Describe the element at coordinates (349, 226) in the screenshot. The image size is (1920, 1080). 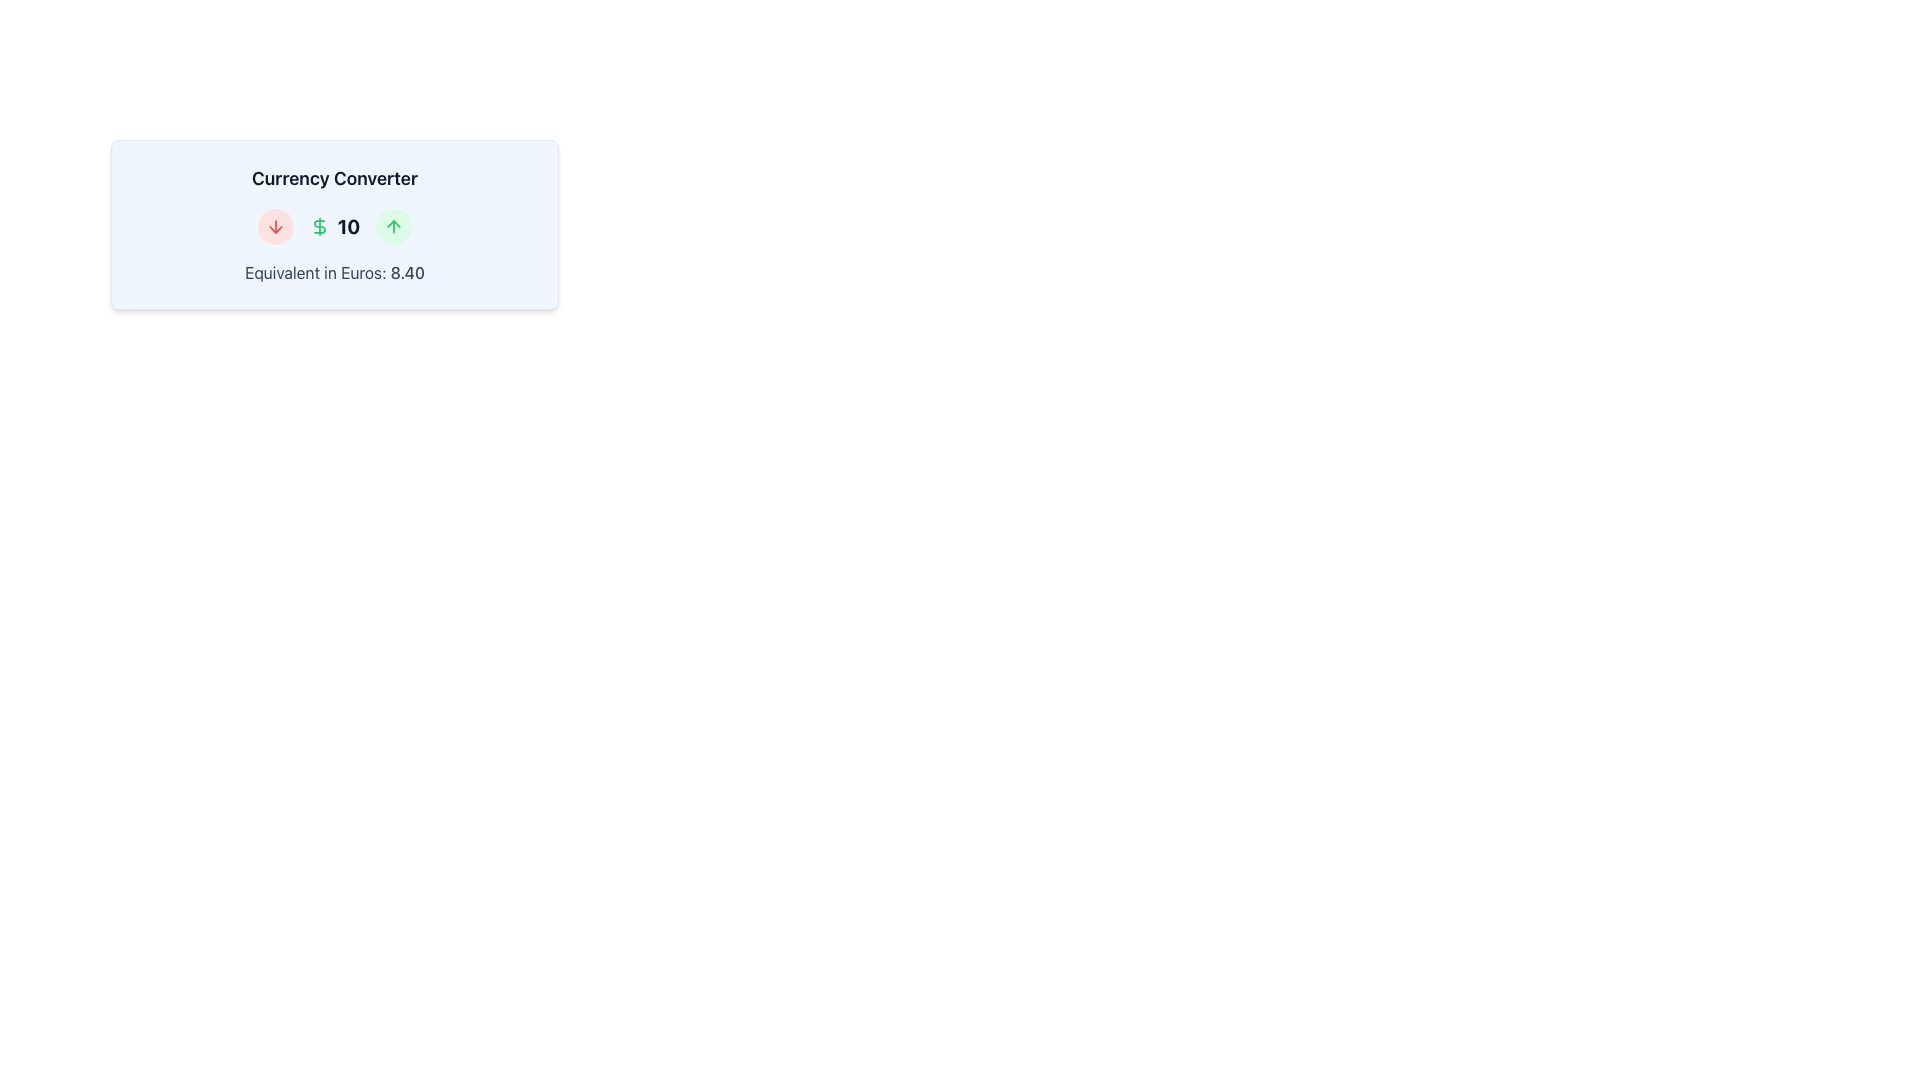
I see `the numerical value Text Display, which is the third visual component in a row that includes a green dollar sign on the left and a green upward arrow on the right` at that location.